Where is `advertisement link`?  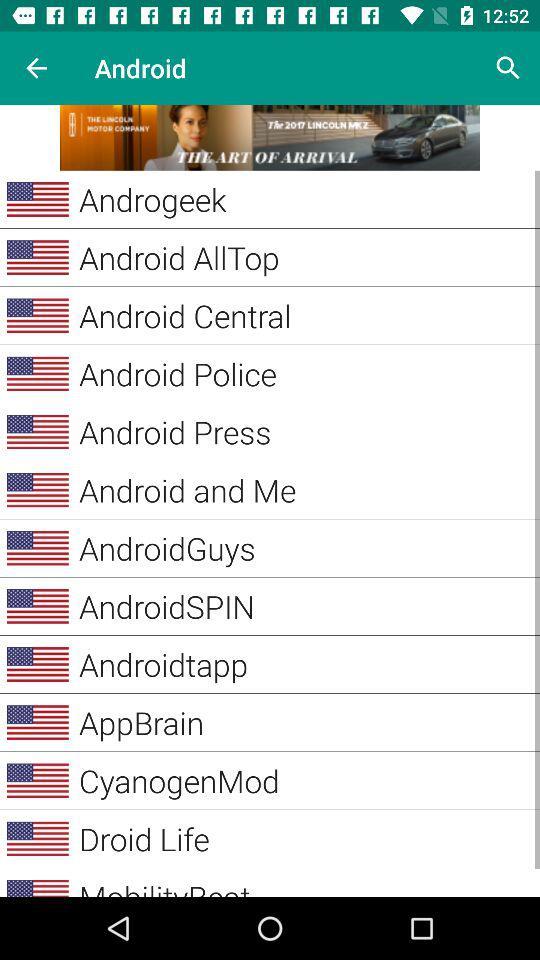 advertisement link is located at coordinates (270, 136).